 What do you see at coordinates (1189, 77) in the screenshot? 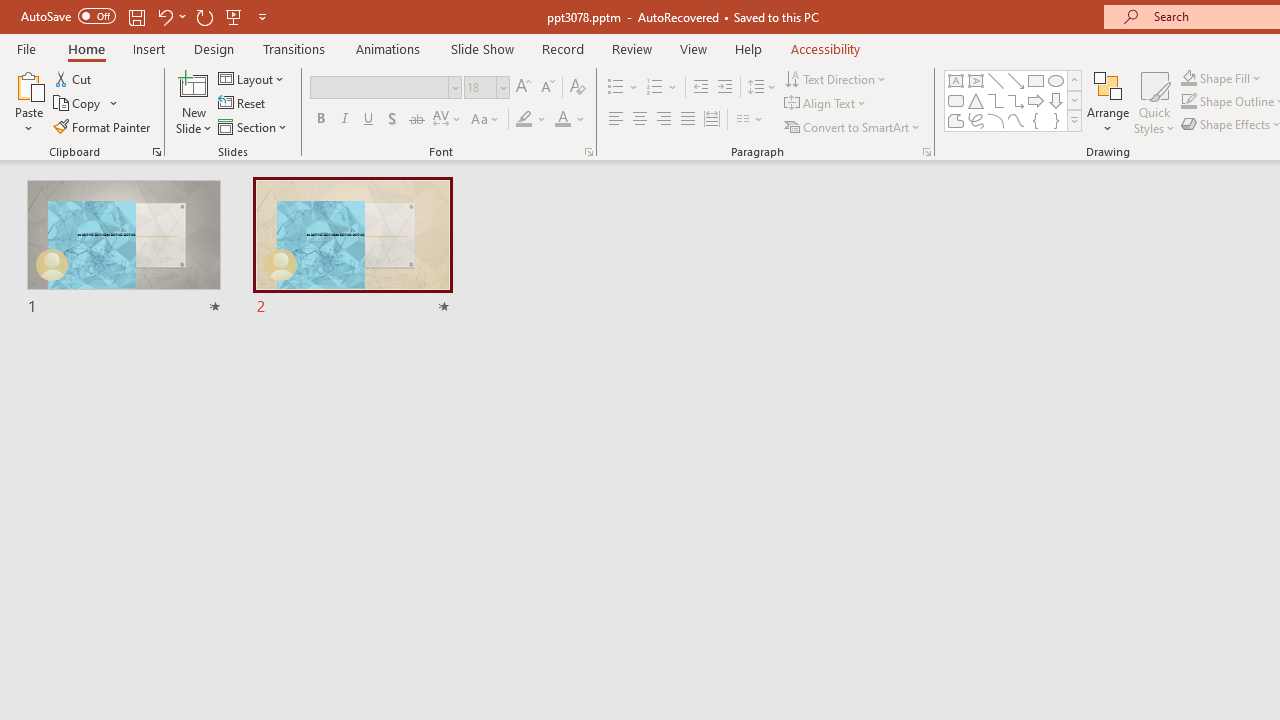
I see `'Shape Fill Dark Green, Accent 2'` at bounding box center [1189, 77].